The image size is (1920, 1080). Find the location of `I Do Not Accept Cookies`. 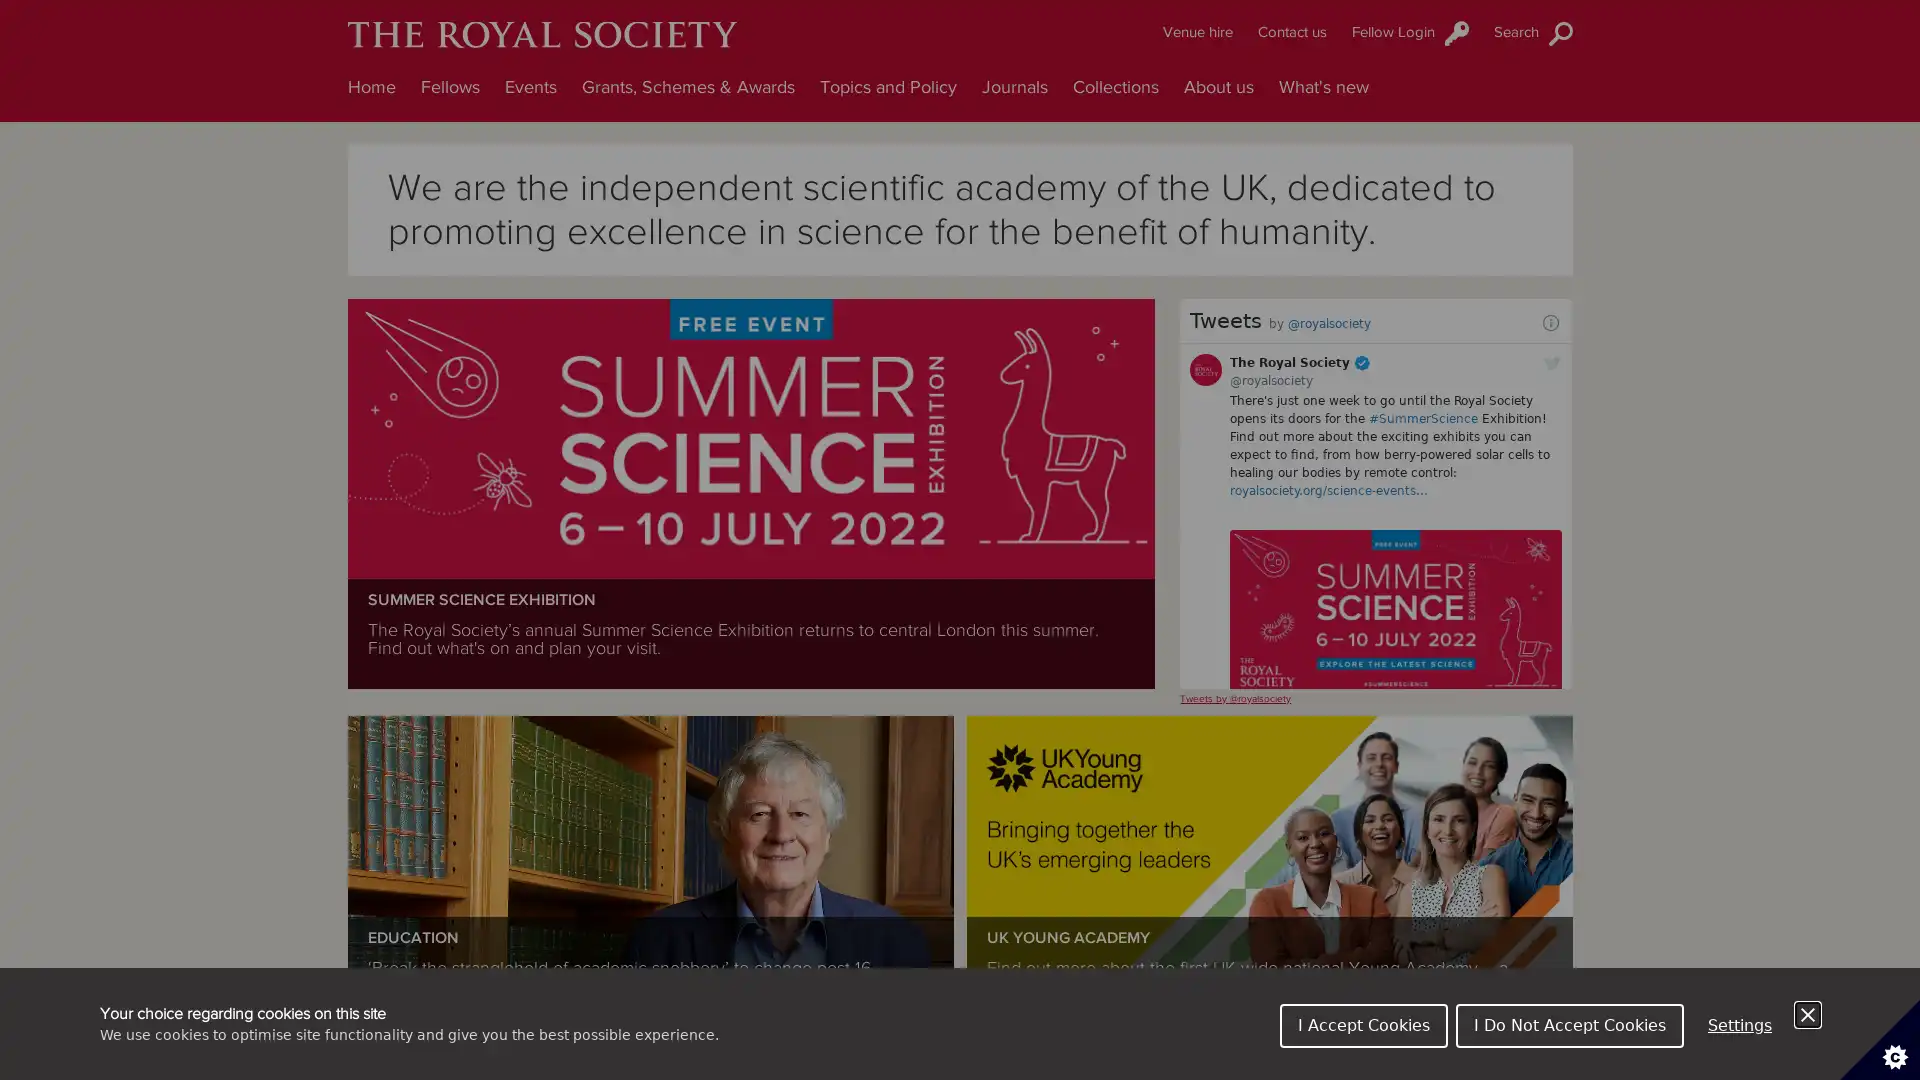

I Do Not Accept Cookies is located at coordinates (1568, 1026).